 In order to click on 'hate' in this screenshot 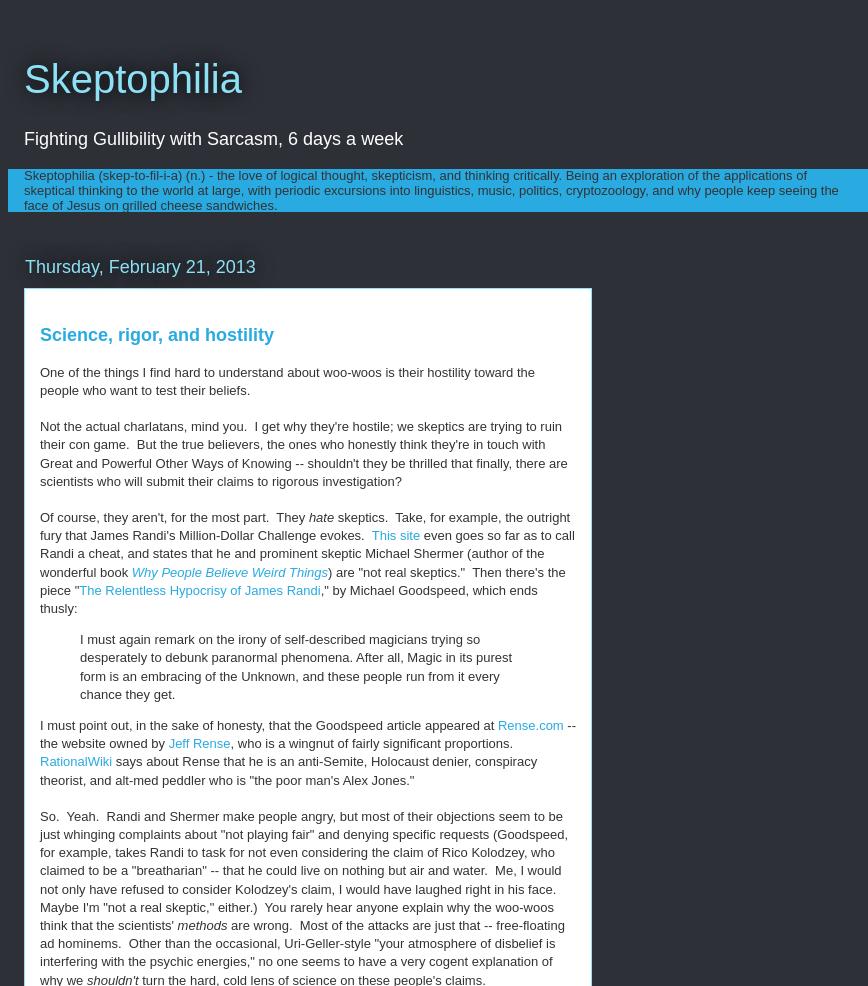, I will do `click(320, 516)`.